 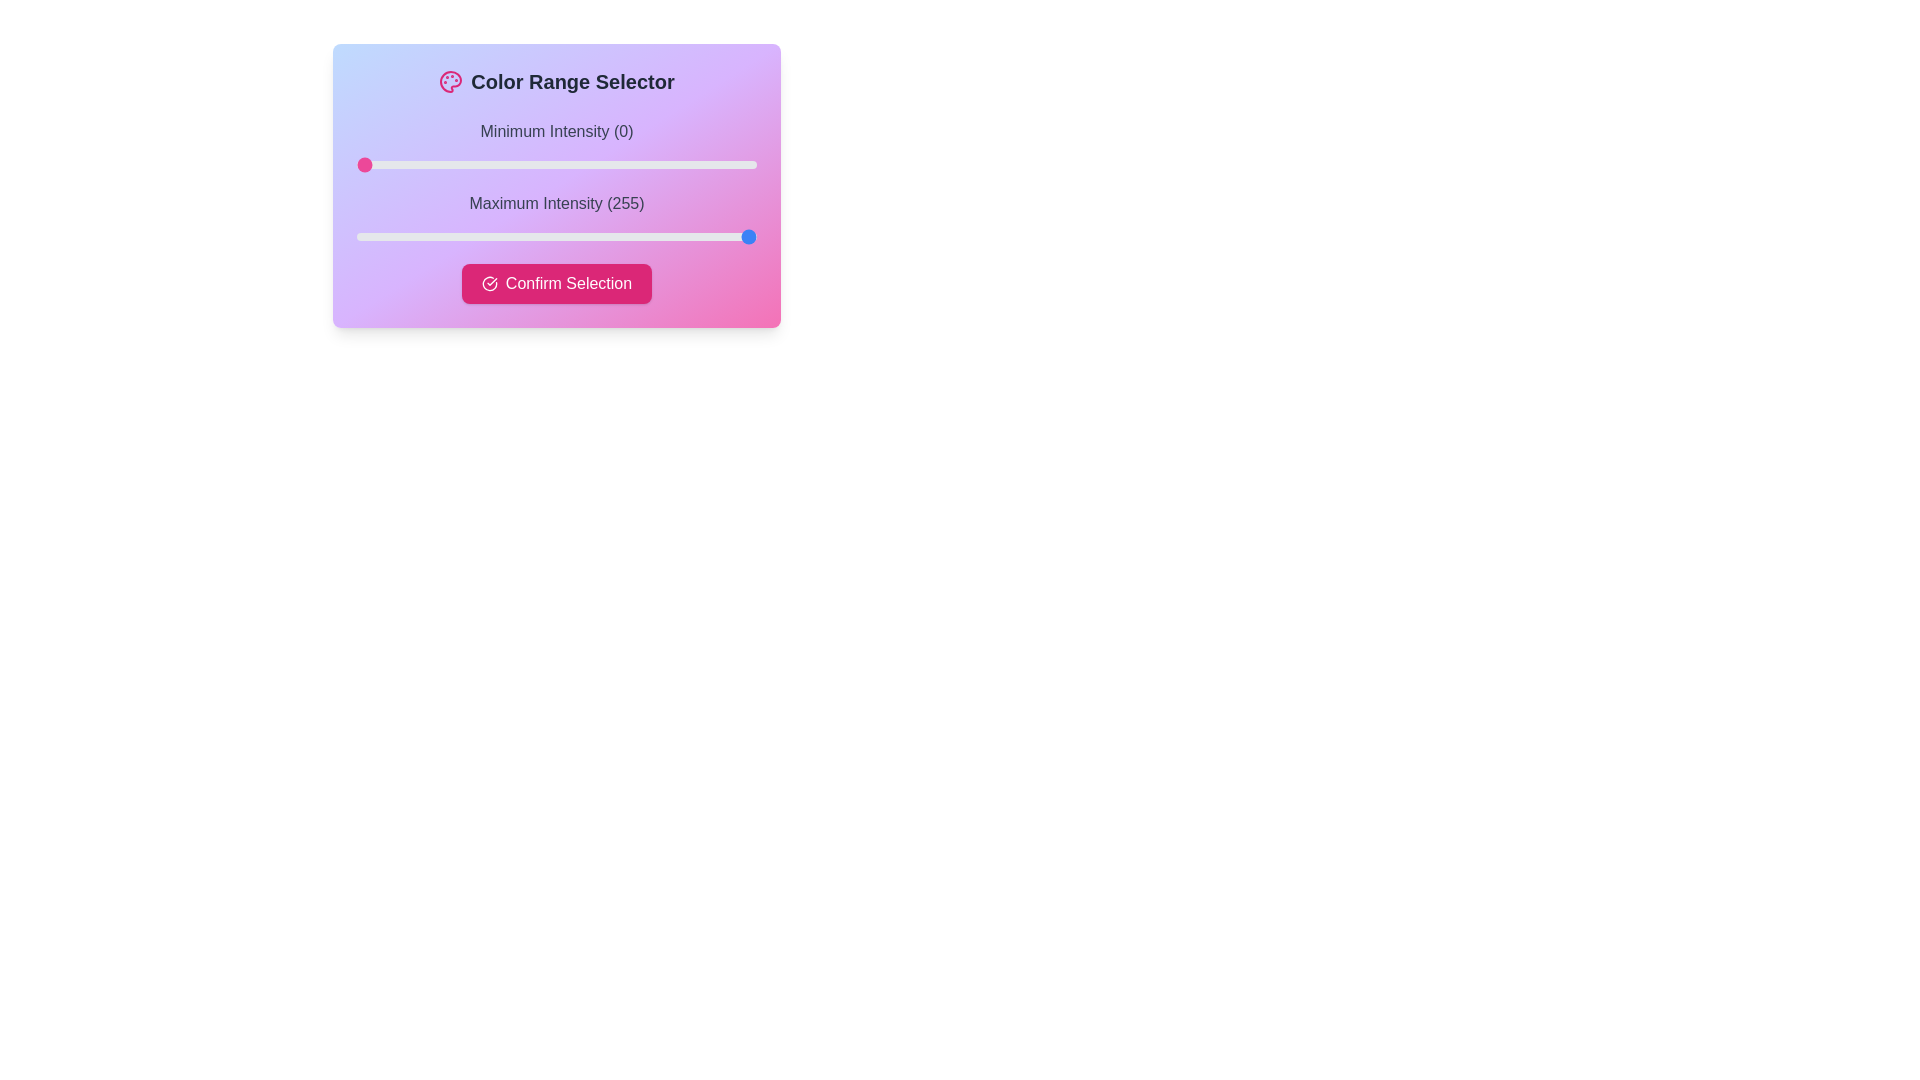 What do you see at coordinates (415, 164) in the screenshot?
I see `the minimum intensity slider to 38 value` at bounding box center [415, 164].